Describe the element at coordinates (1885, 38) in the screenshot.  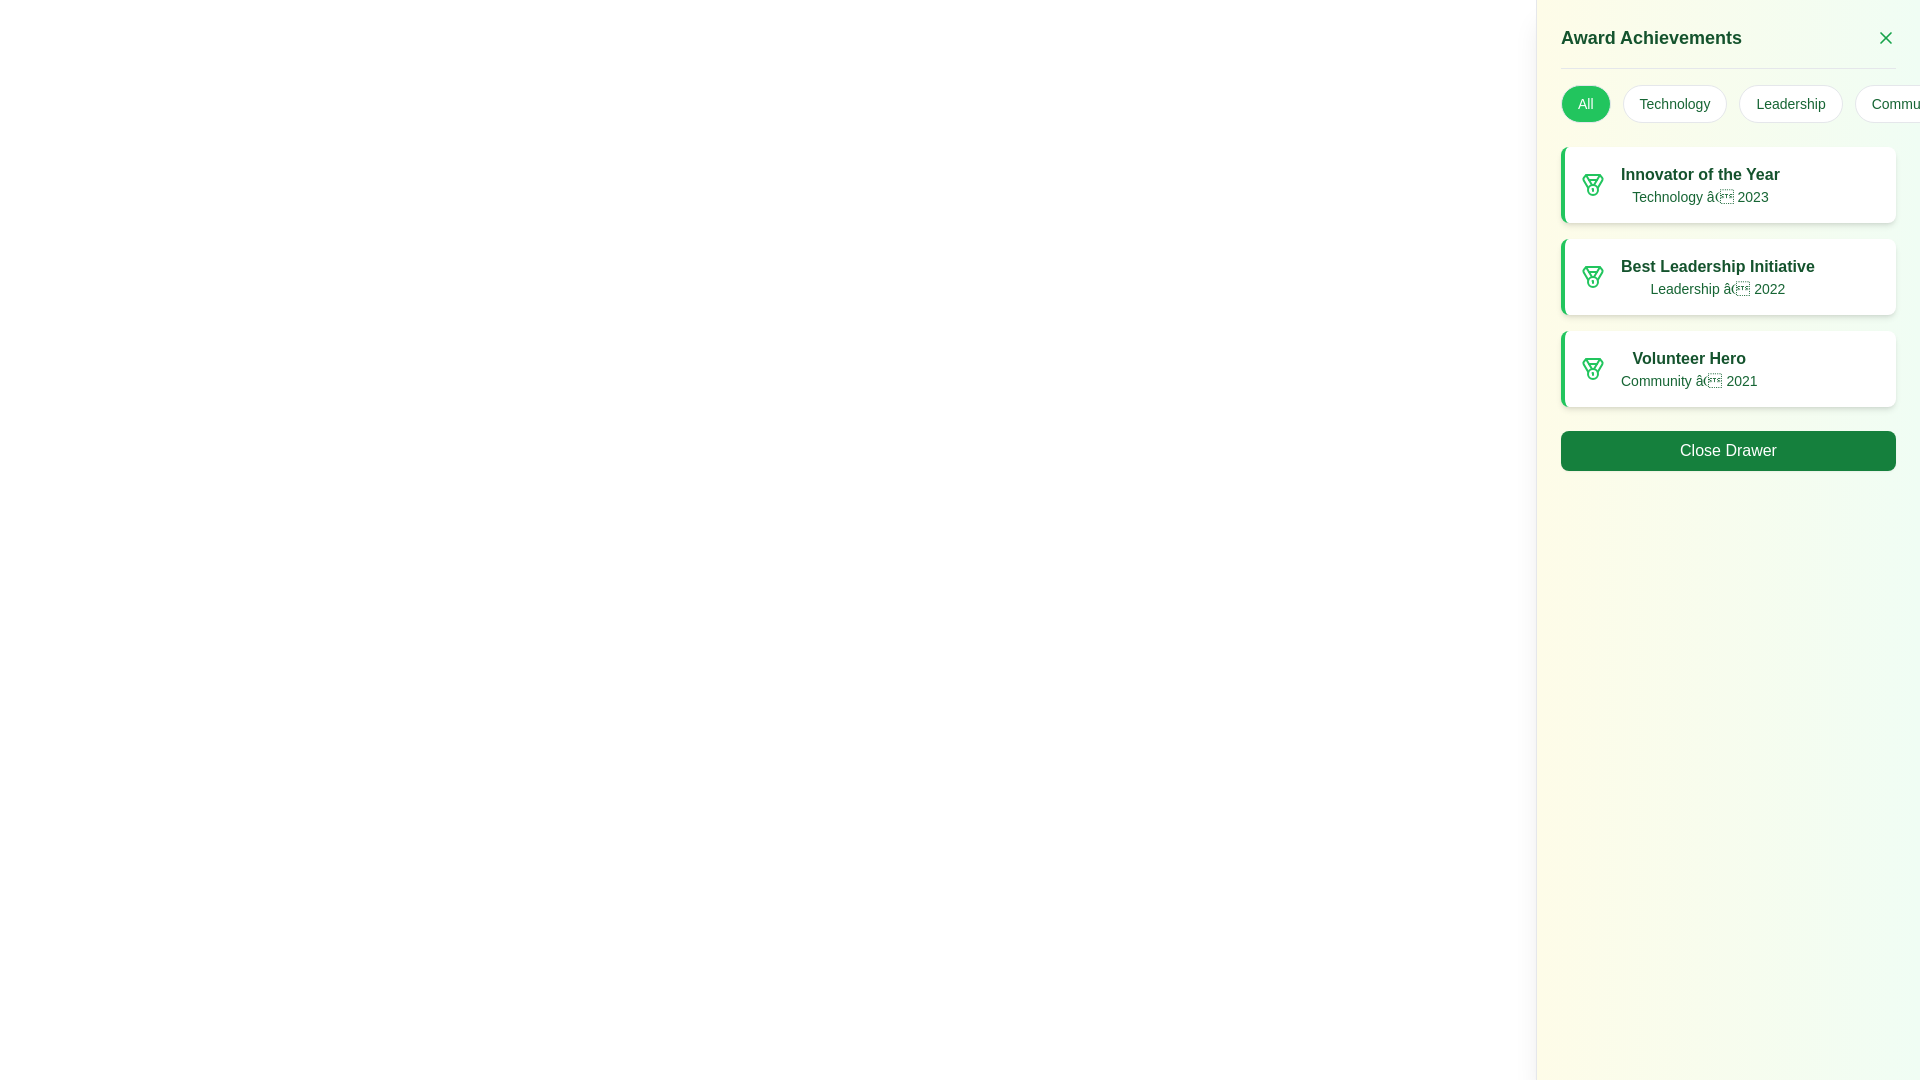
I see `the close button located in the top right corner of the 'Award Achievements' interface` at that location.